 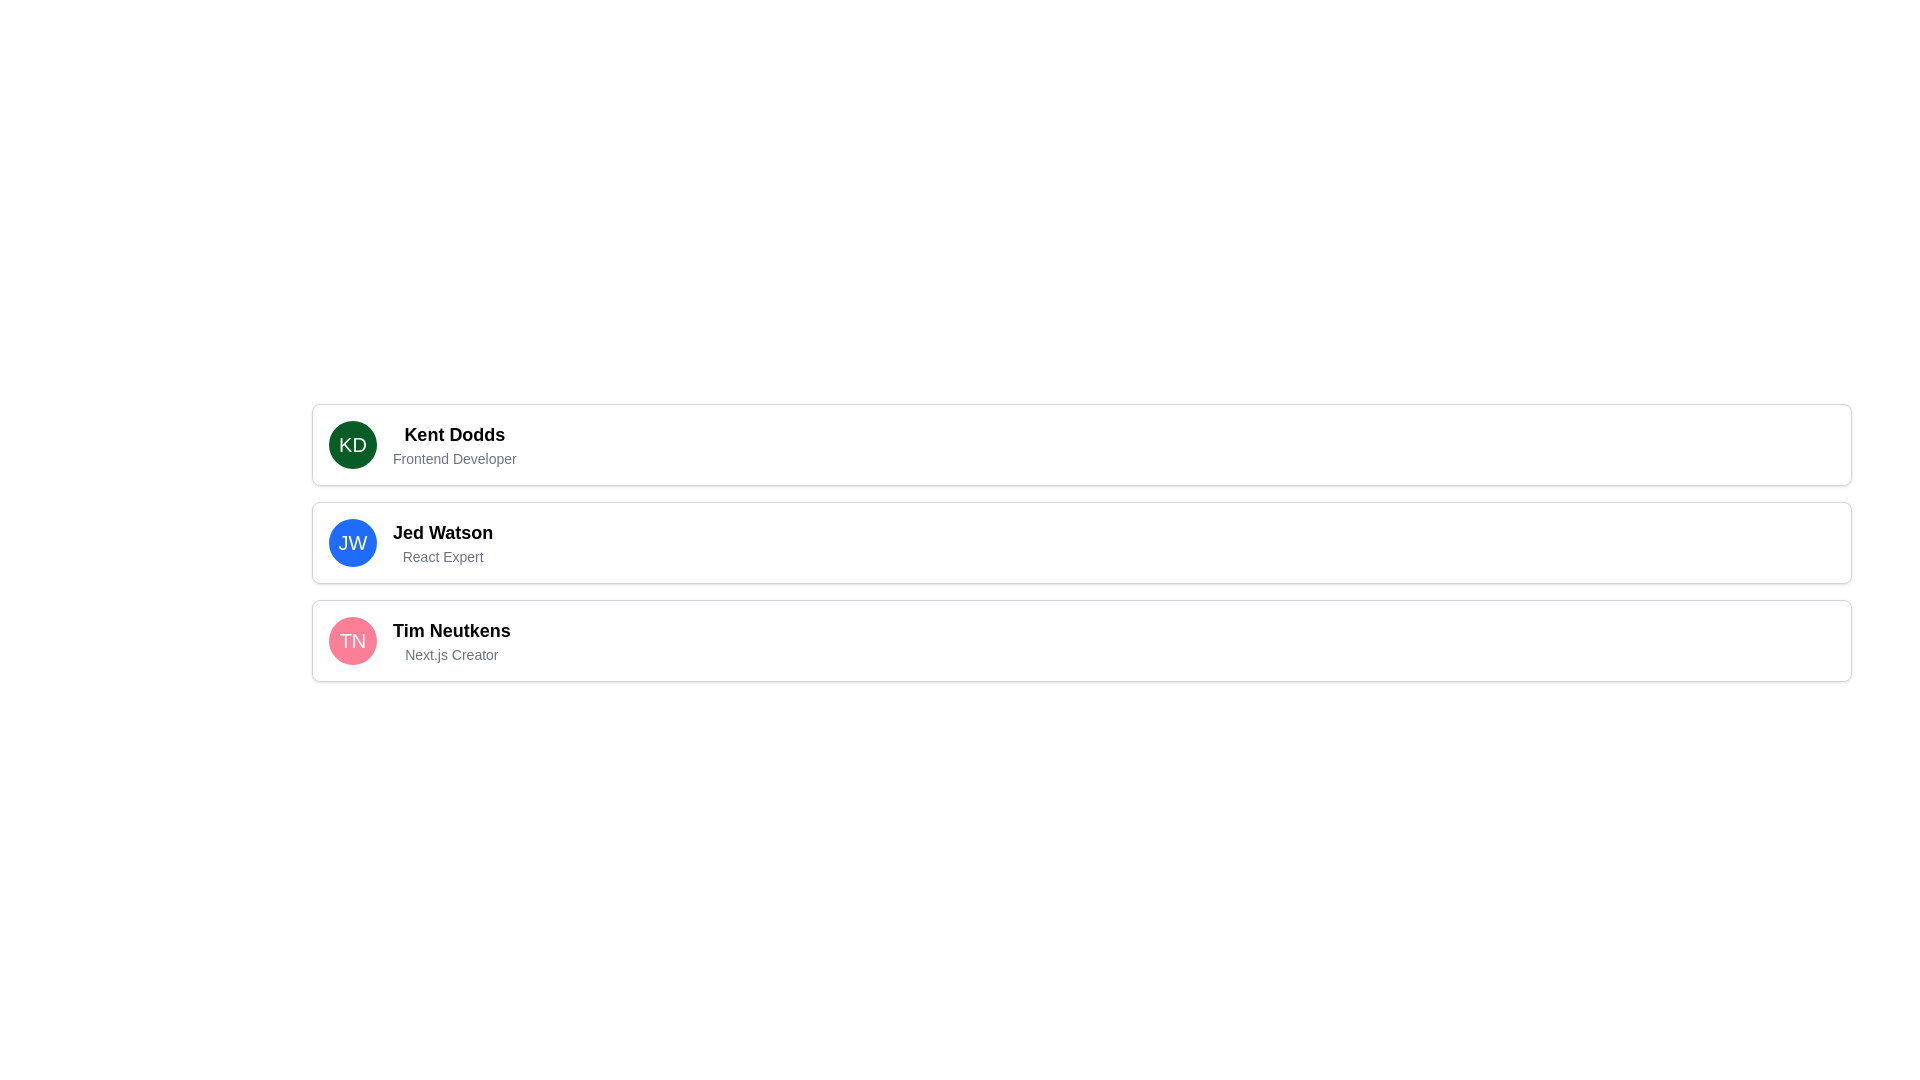 What do you see at coordinates (1080, 543) in the screenshot?
I see `the List Item Display Component featuring the profile placeholder with initials 'JW' and the name 'Jed Watson'` at bounding box center [1080, 543].